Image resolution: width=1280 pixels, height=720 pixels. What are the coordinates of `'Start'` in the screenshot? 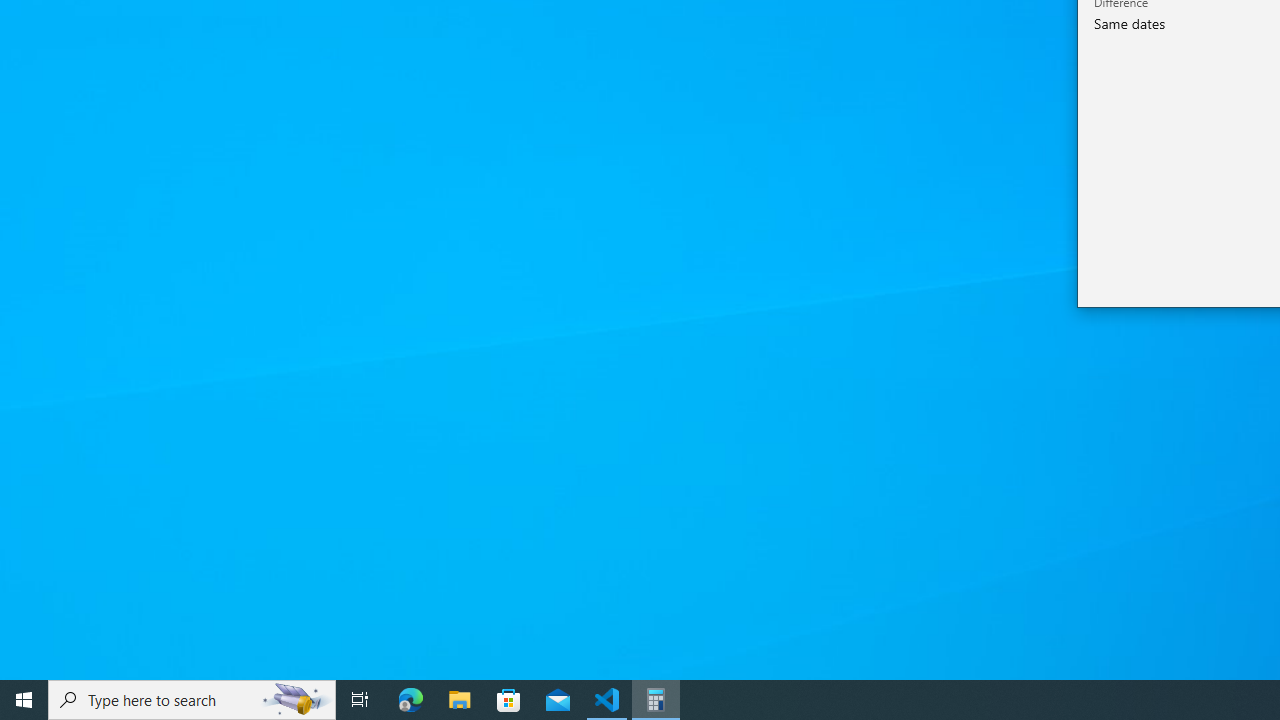 It's located at (24, 698).